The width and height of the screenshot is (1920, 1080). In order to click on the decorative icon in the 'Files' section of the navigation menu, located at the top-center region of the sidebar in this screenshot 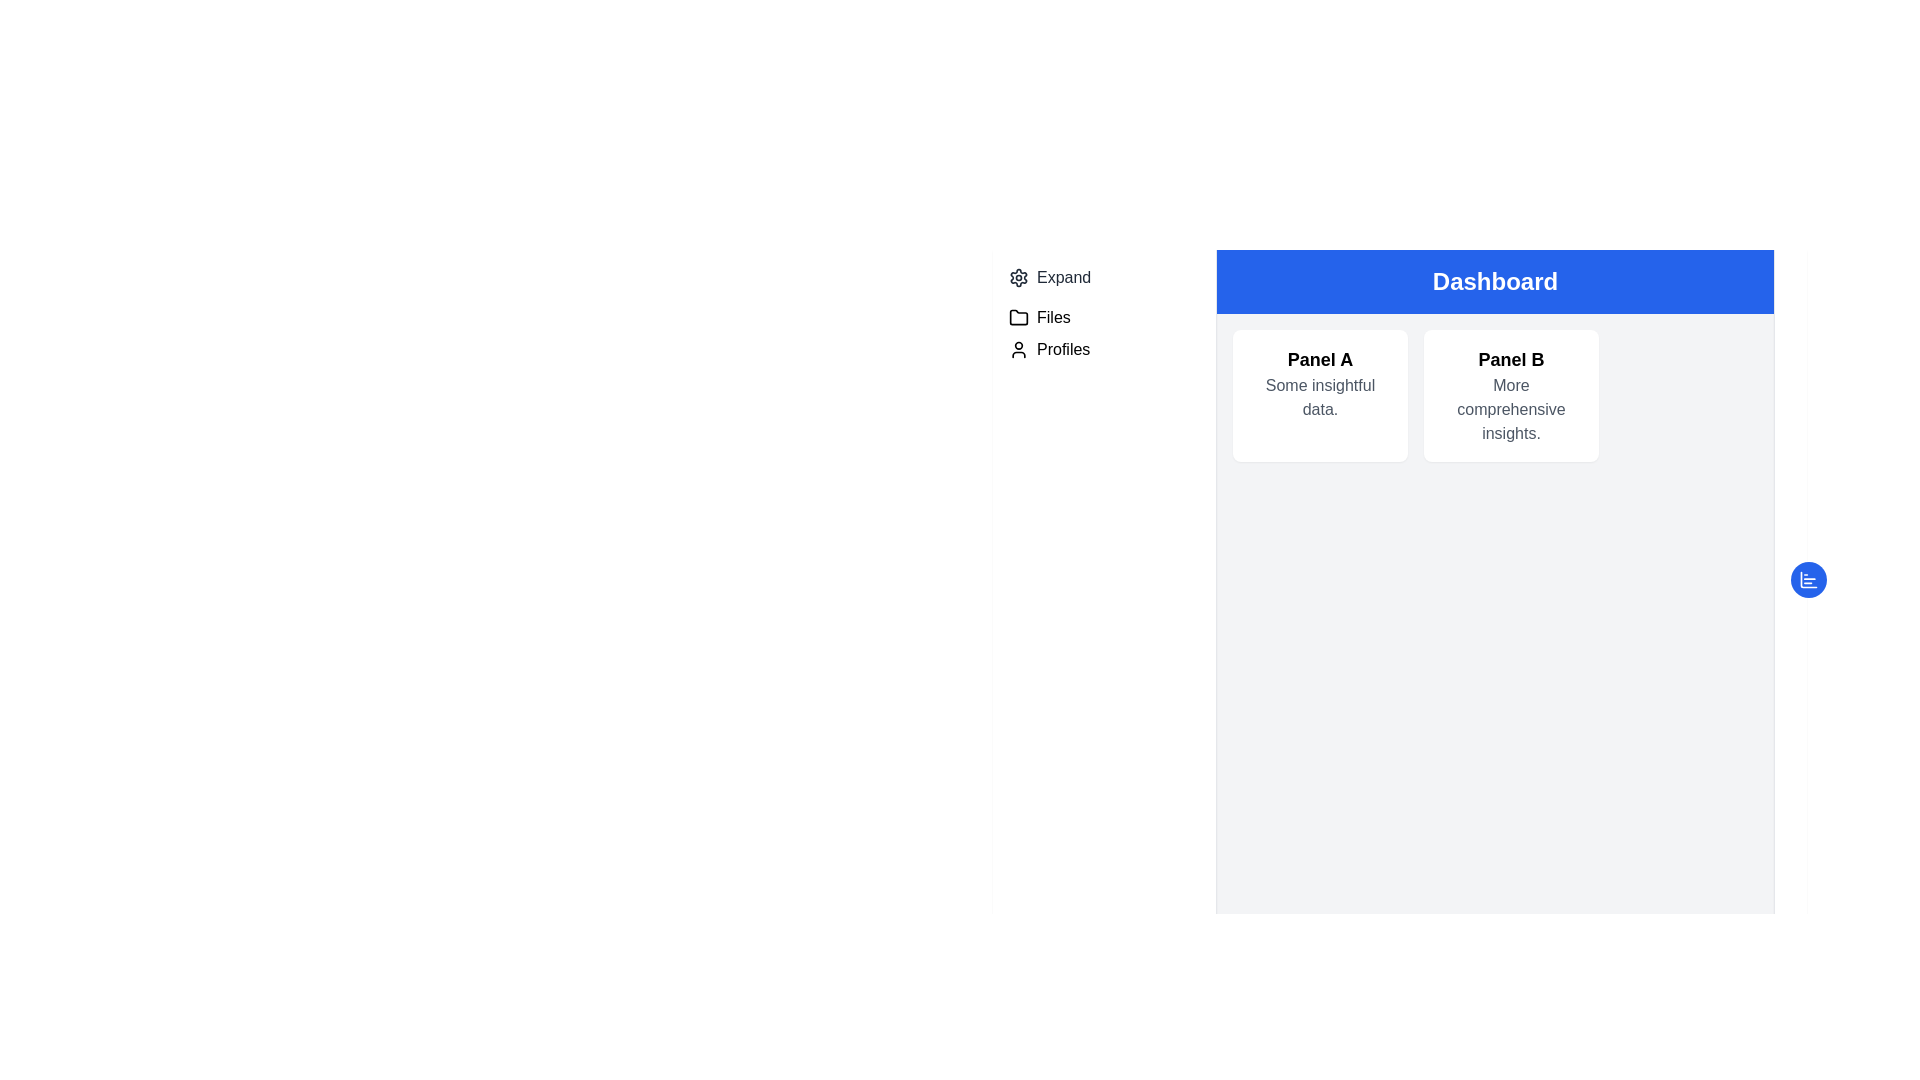, I will do `click(1018, 316)`.